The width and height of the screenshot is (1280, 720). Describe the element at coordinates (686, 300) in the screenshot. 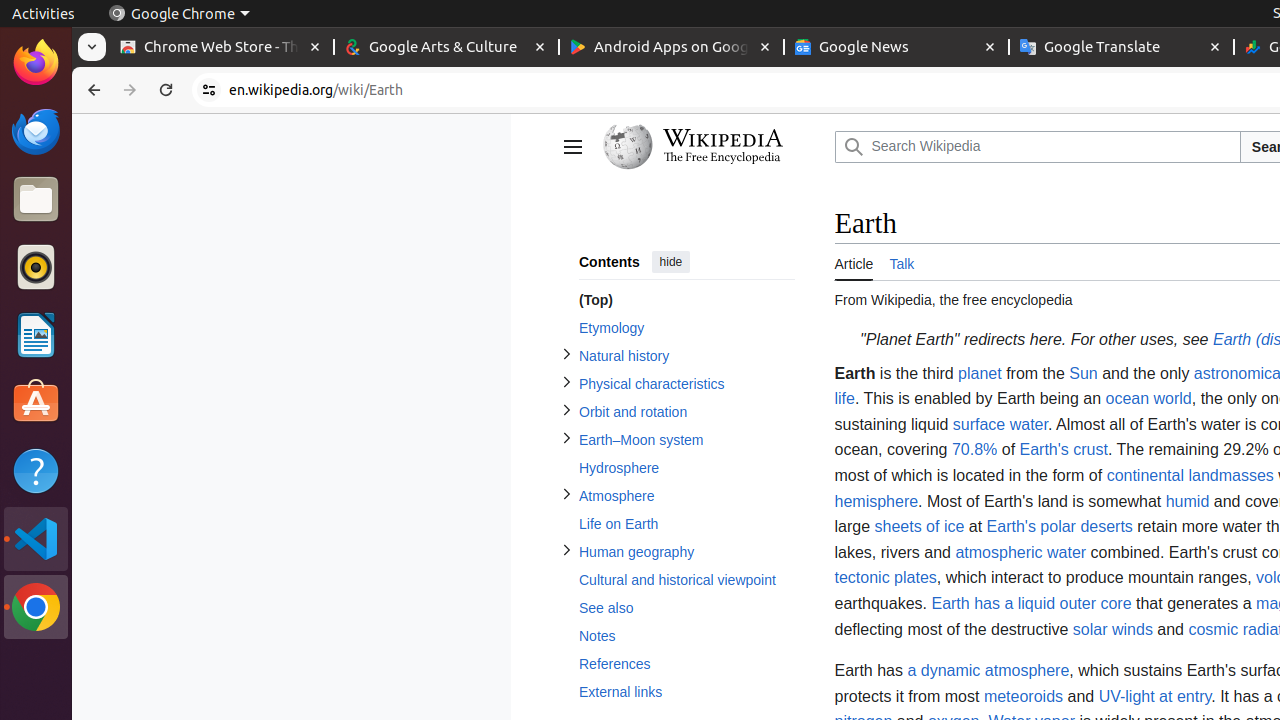

I see `'(Top)'` at that location.